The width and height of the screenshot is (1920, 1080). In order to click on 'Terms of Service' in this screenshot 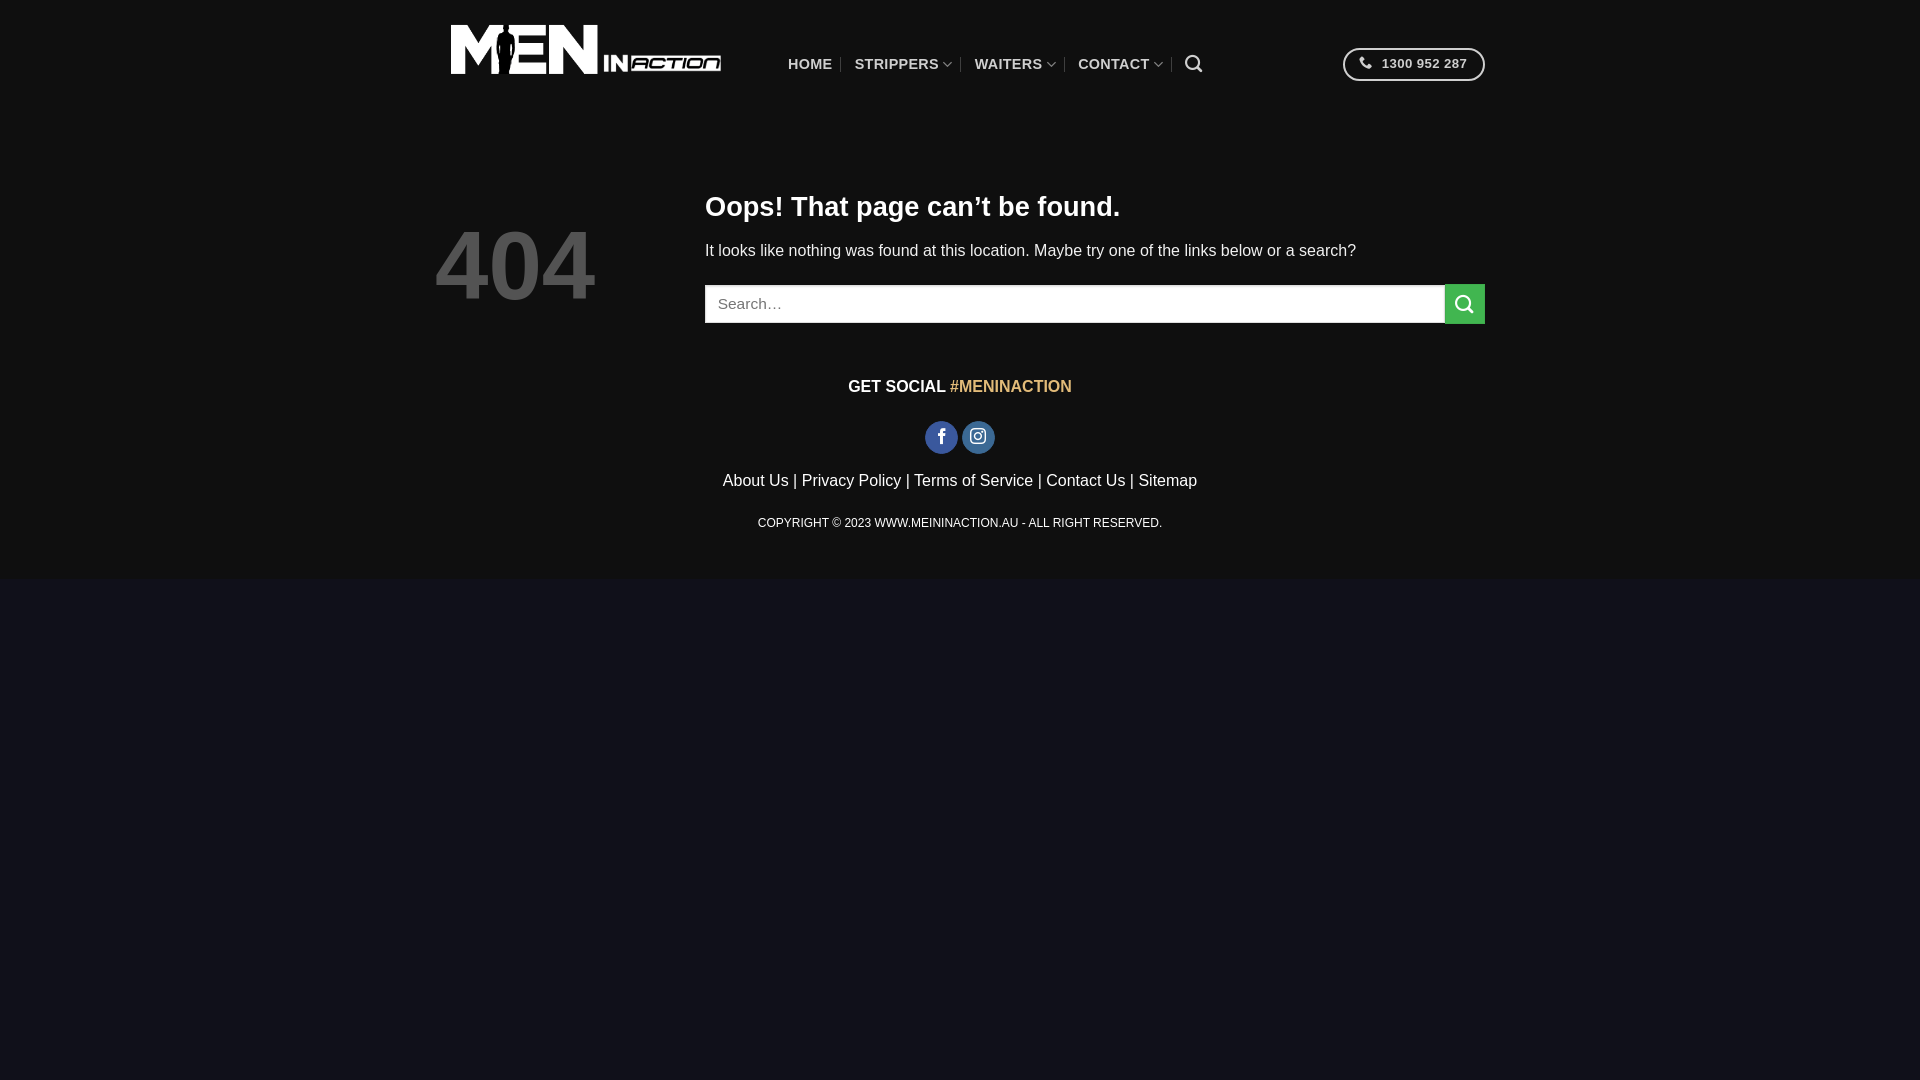, I will do `click(973, 480)`.